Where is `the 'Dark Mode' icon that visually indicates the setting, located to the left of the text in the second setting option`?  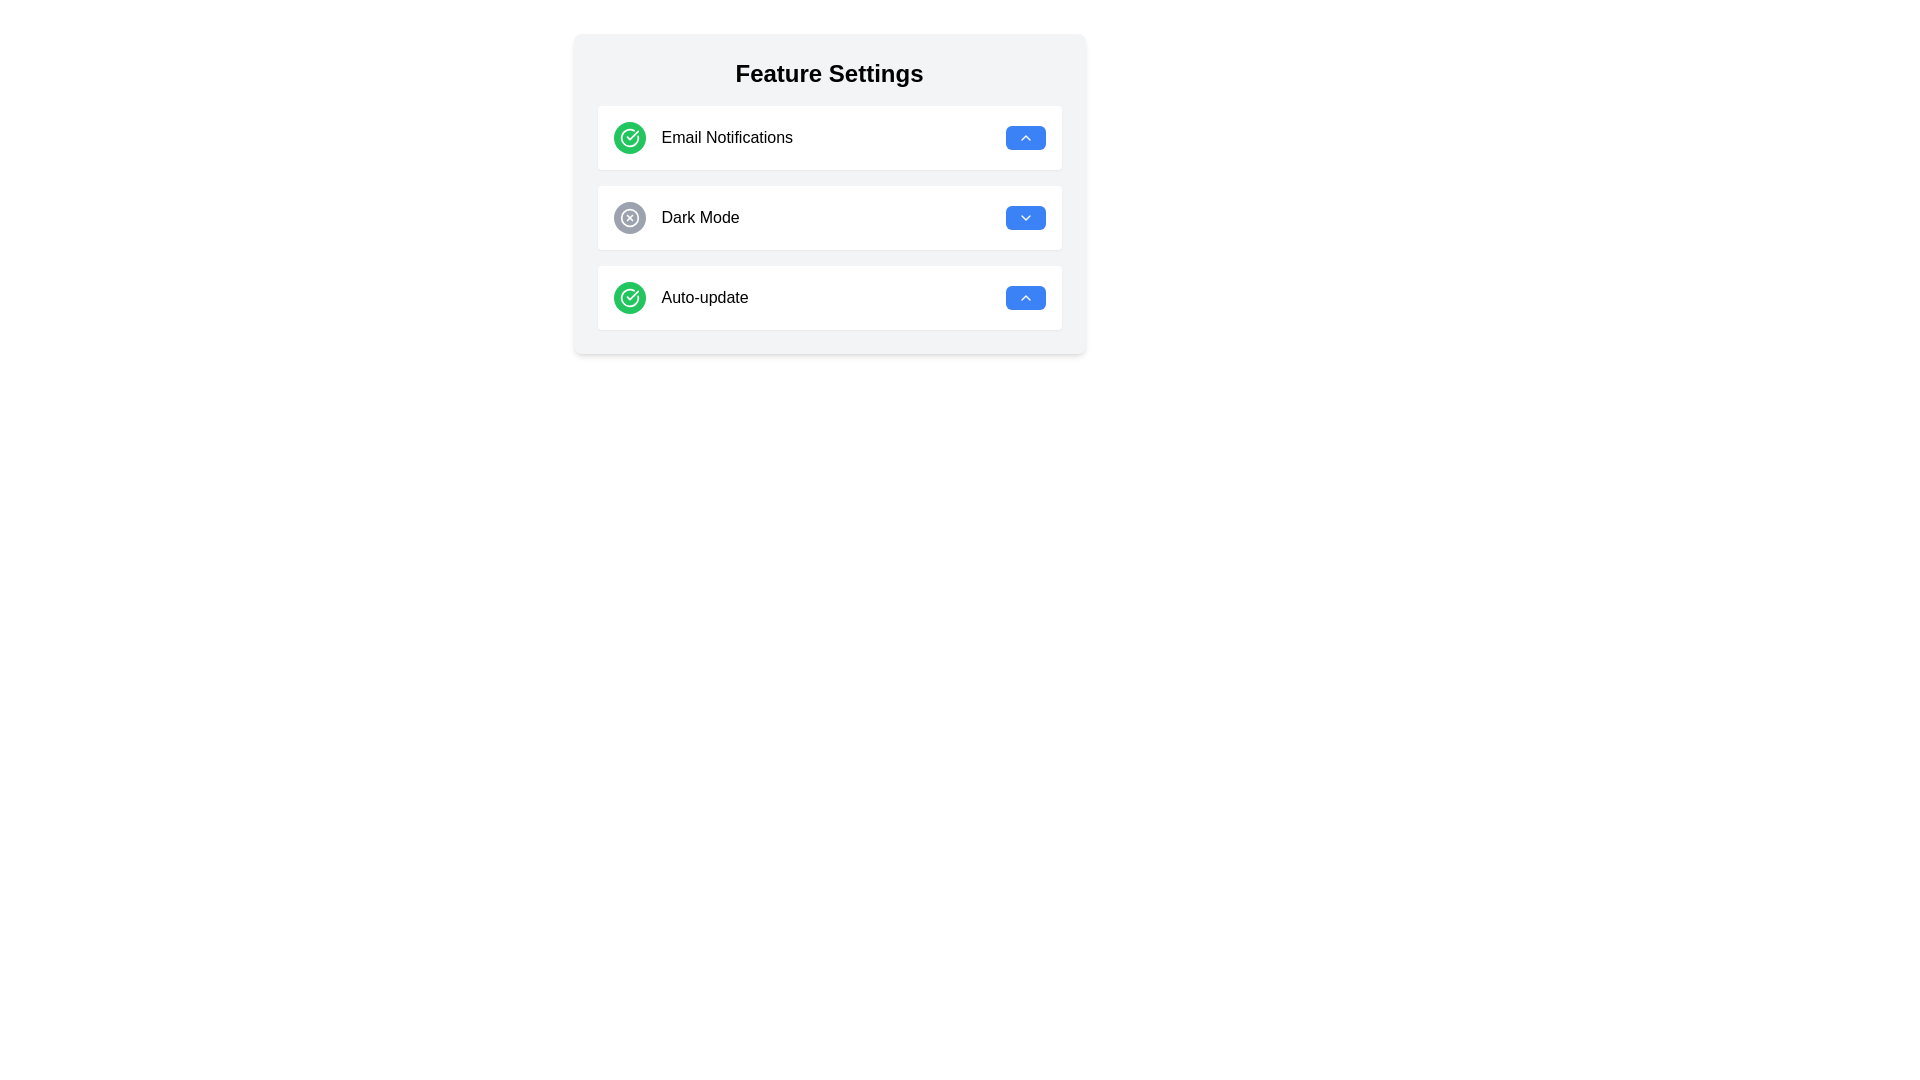
the 'Dark Mode' icon that visually indicates the setting, located to the left of the text in the second setting option is located at coordinates (628, 218).